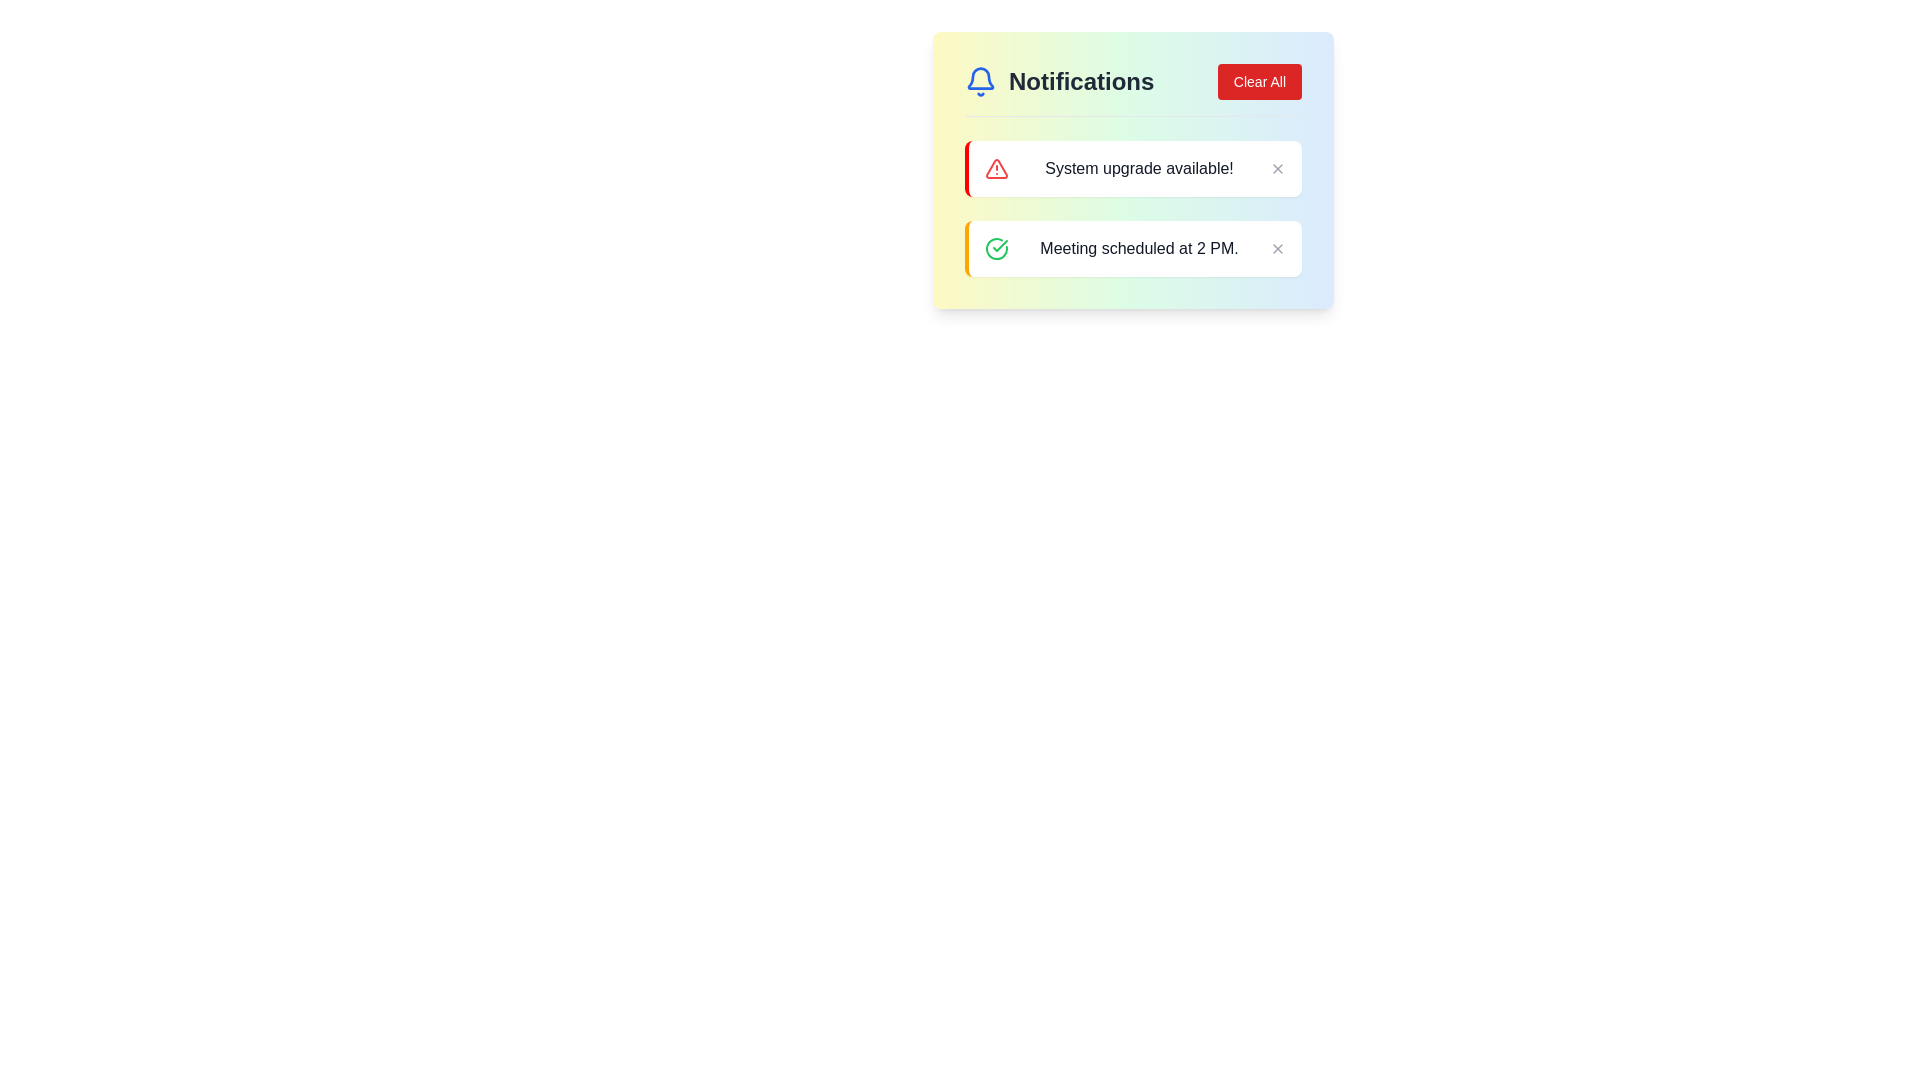 The height and width of the screenshot is (1080, 1920). Describe the element at coordinates (980, 80) in the screenshot. I see `the blue outlined bell-shaped icon located next to the 'Notifications' text in the header section` at that location.